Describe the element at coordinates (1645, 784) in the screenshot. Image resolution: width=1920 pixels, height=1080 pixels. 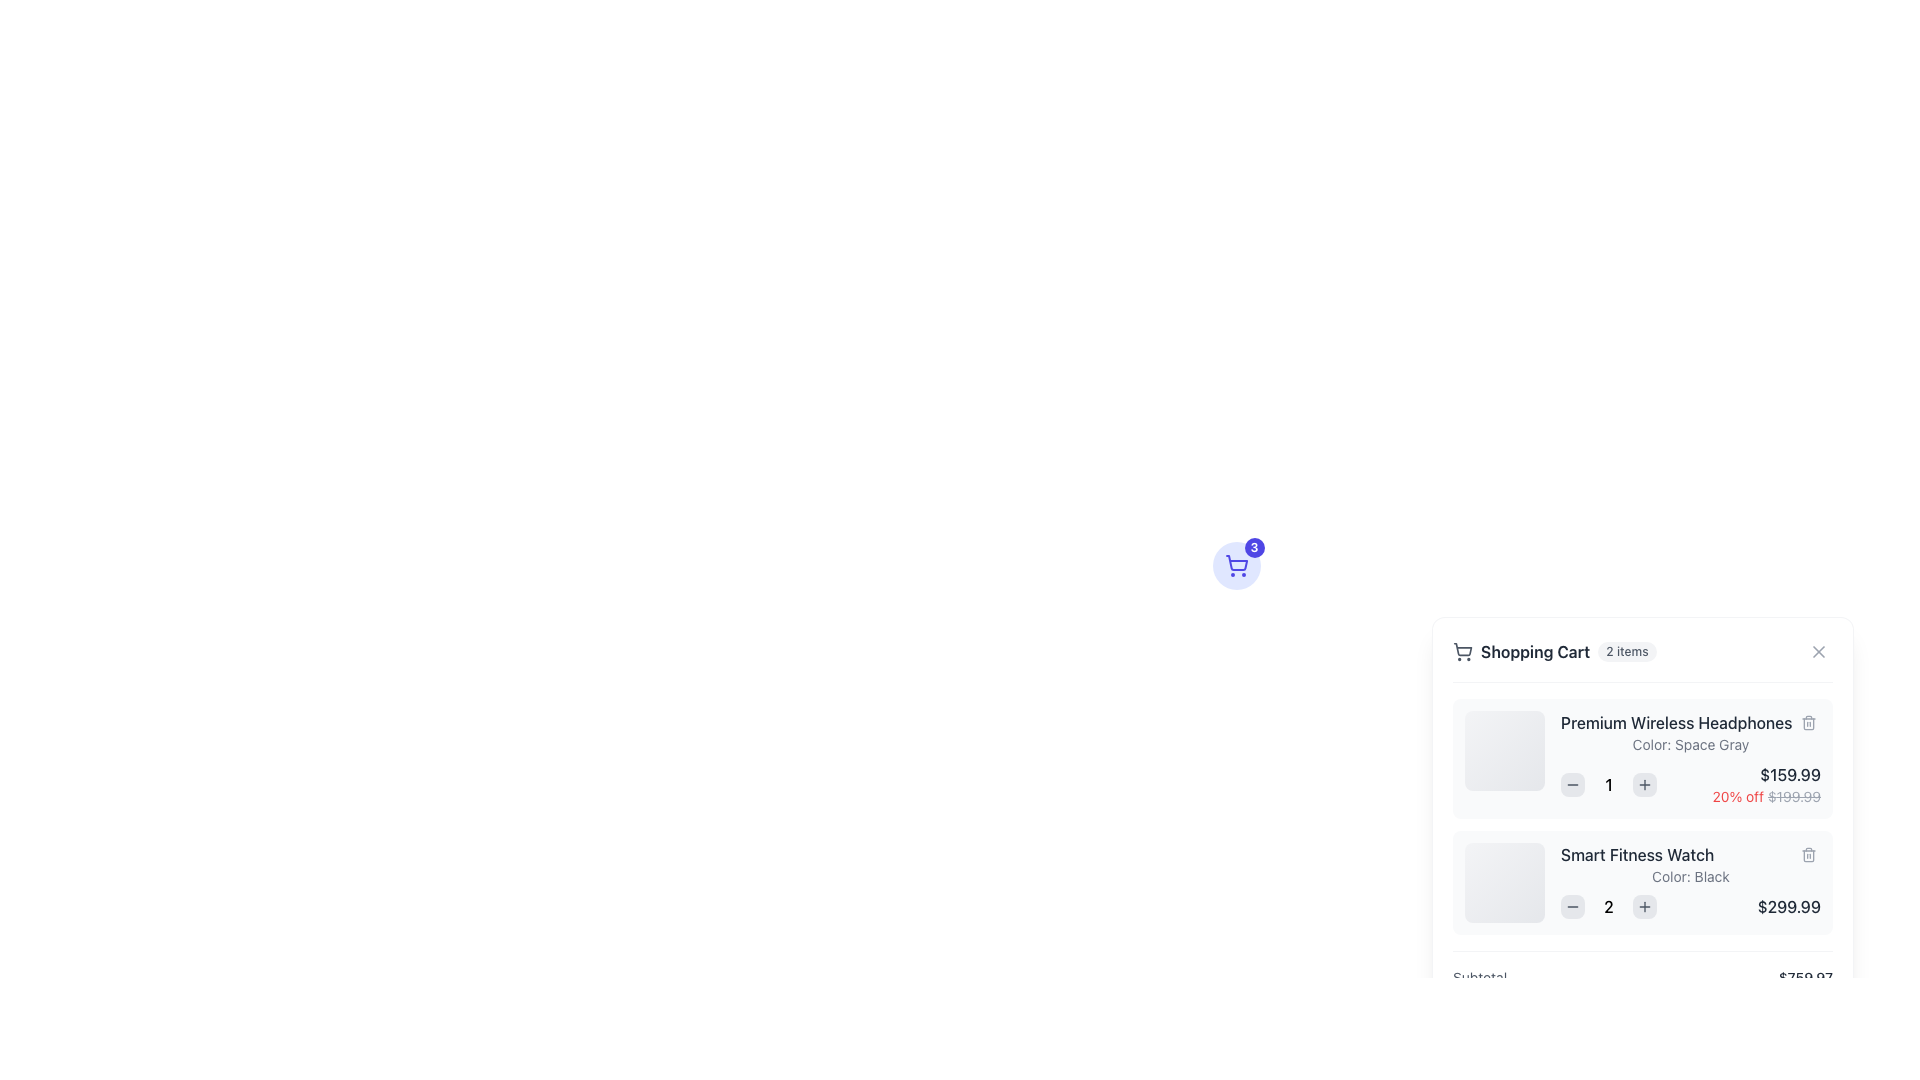
I see `the plus icon button located in the shopping cart section for 'Premium Wireless Headphones'` at that location.